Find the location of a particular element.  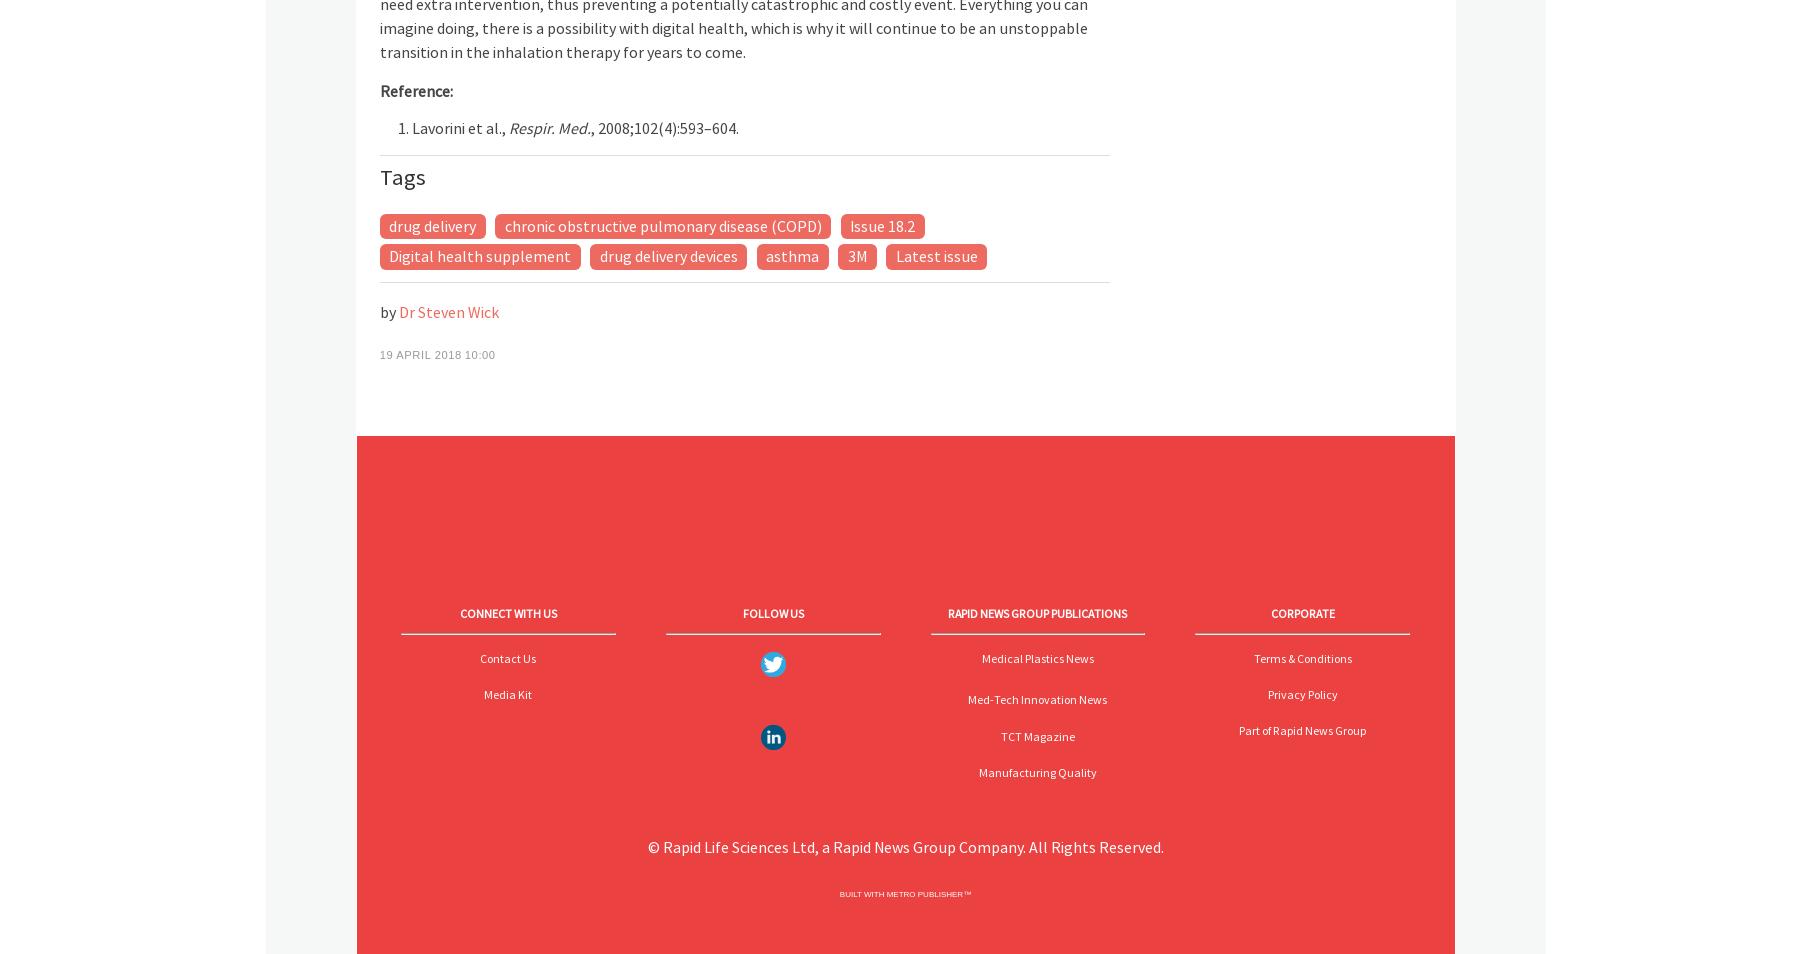

'Mastering Materiovigilance: Safeguarding SaMD and Beyond' is located at coordinates (640, 695).